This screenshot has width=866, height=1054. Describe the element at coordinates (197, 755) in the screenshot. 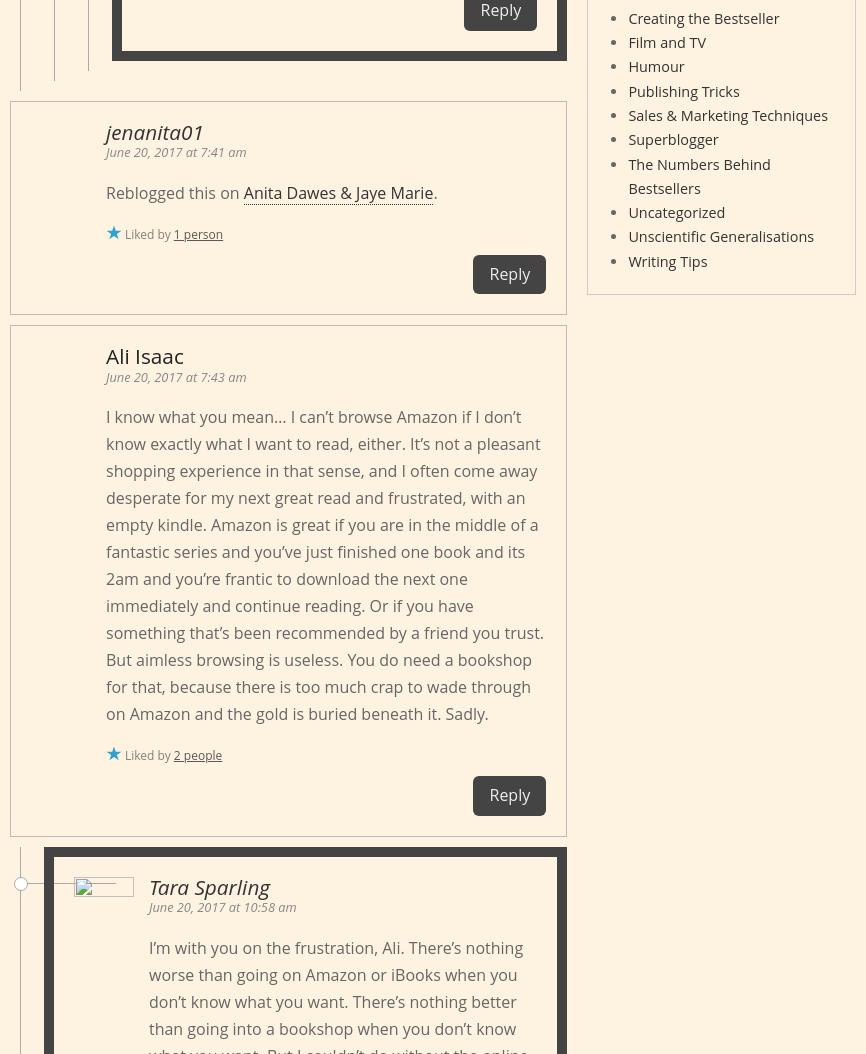

I see `'2 people'` at that location.